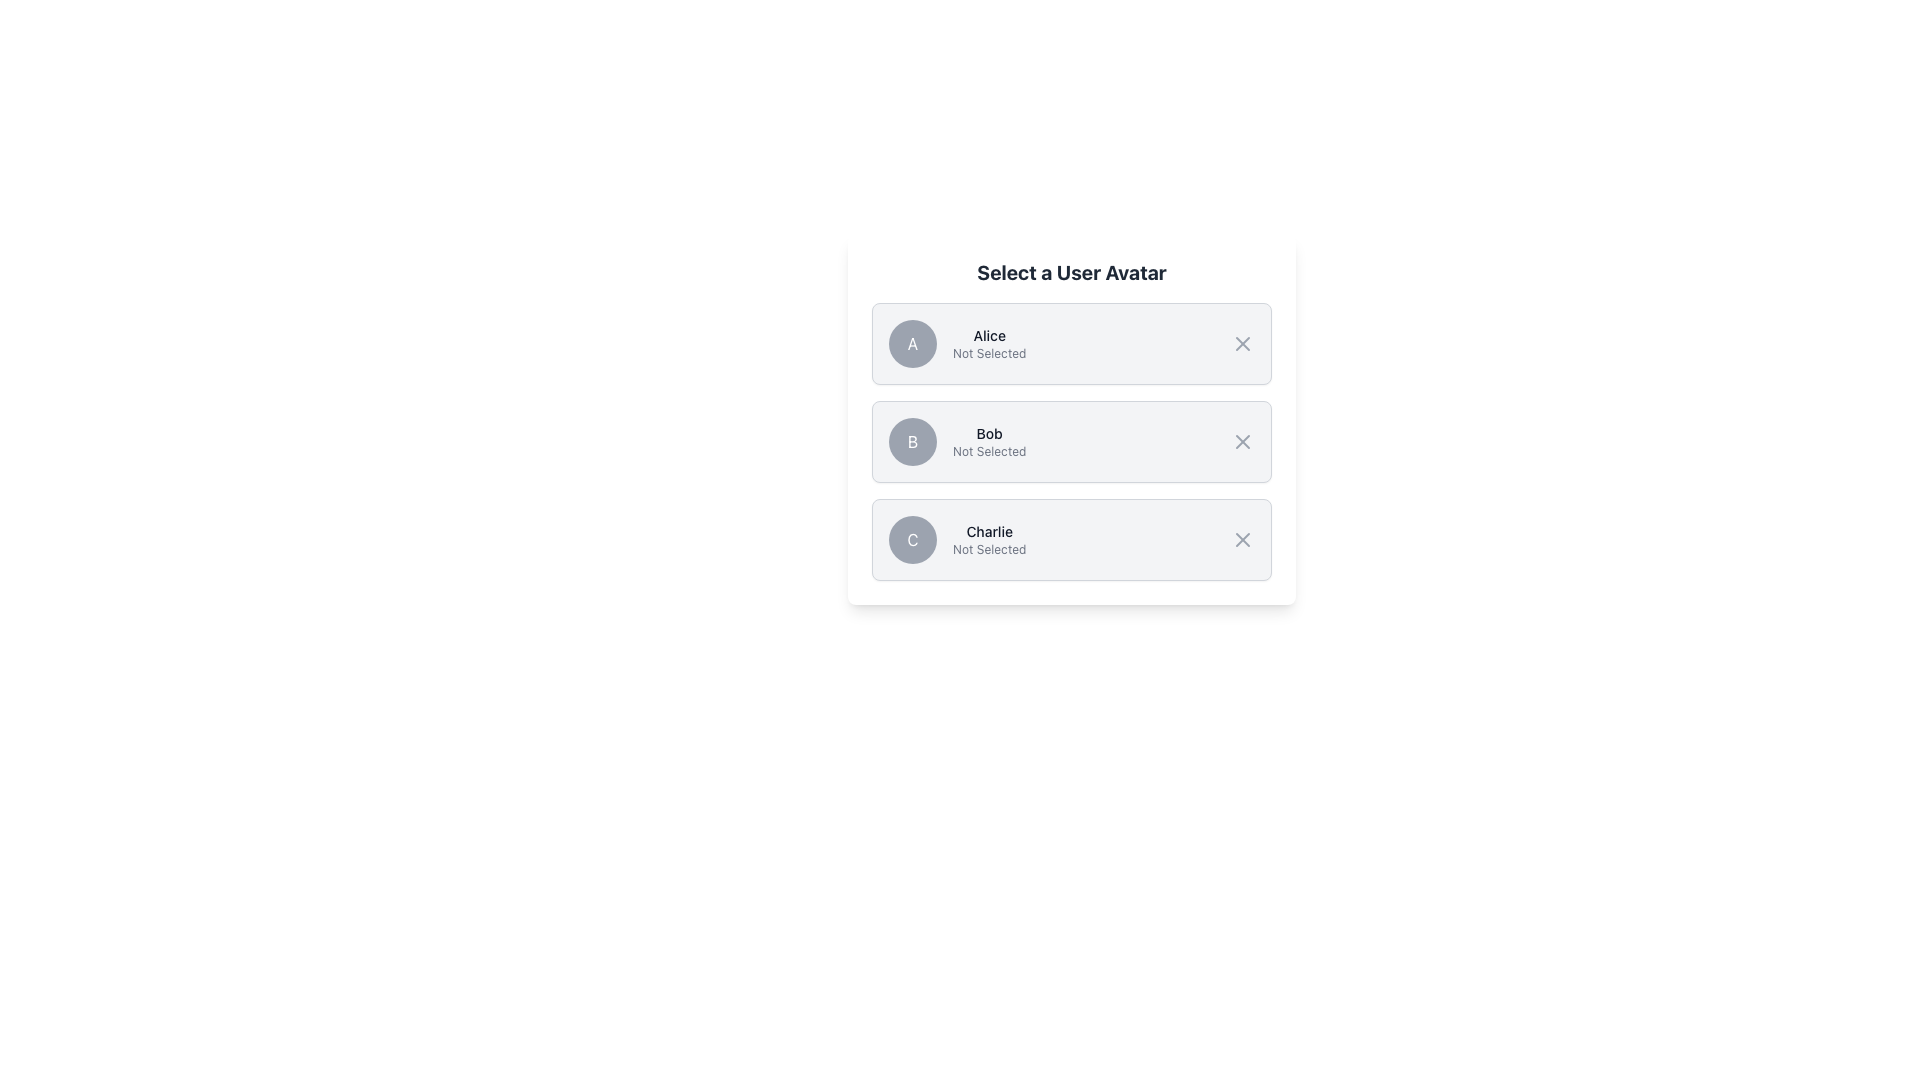 The width and height of the screenshot is (1920, 1080). Describe the element at coordinates (989, 550) in the screenshot. I see `the status indicator text label for user 'Charlie', which indicates that no selection has been made. This label is positioned directly beneath the name 'Charlie' in the third user option of a vertical list` at that location.